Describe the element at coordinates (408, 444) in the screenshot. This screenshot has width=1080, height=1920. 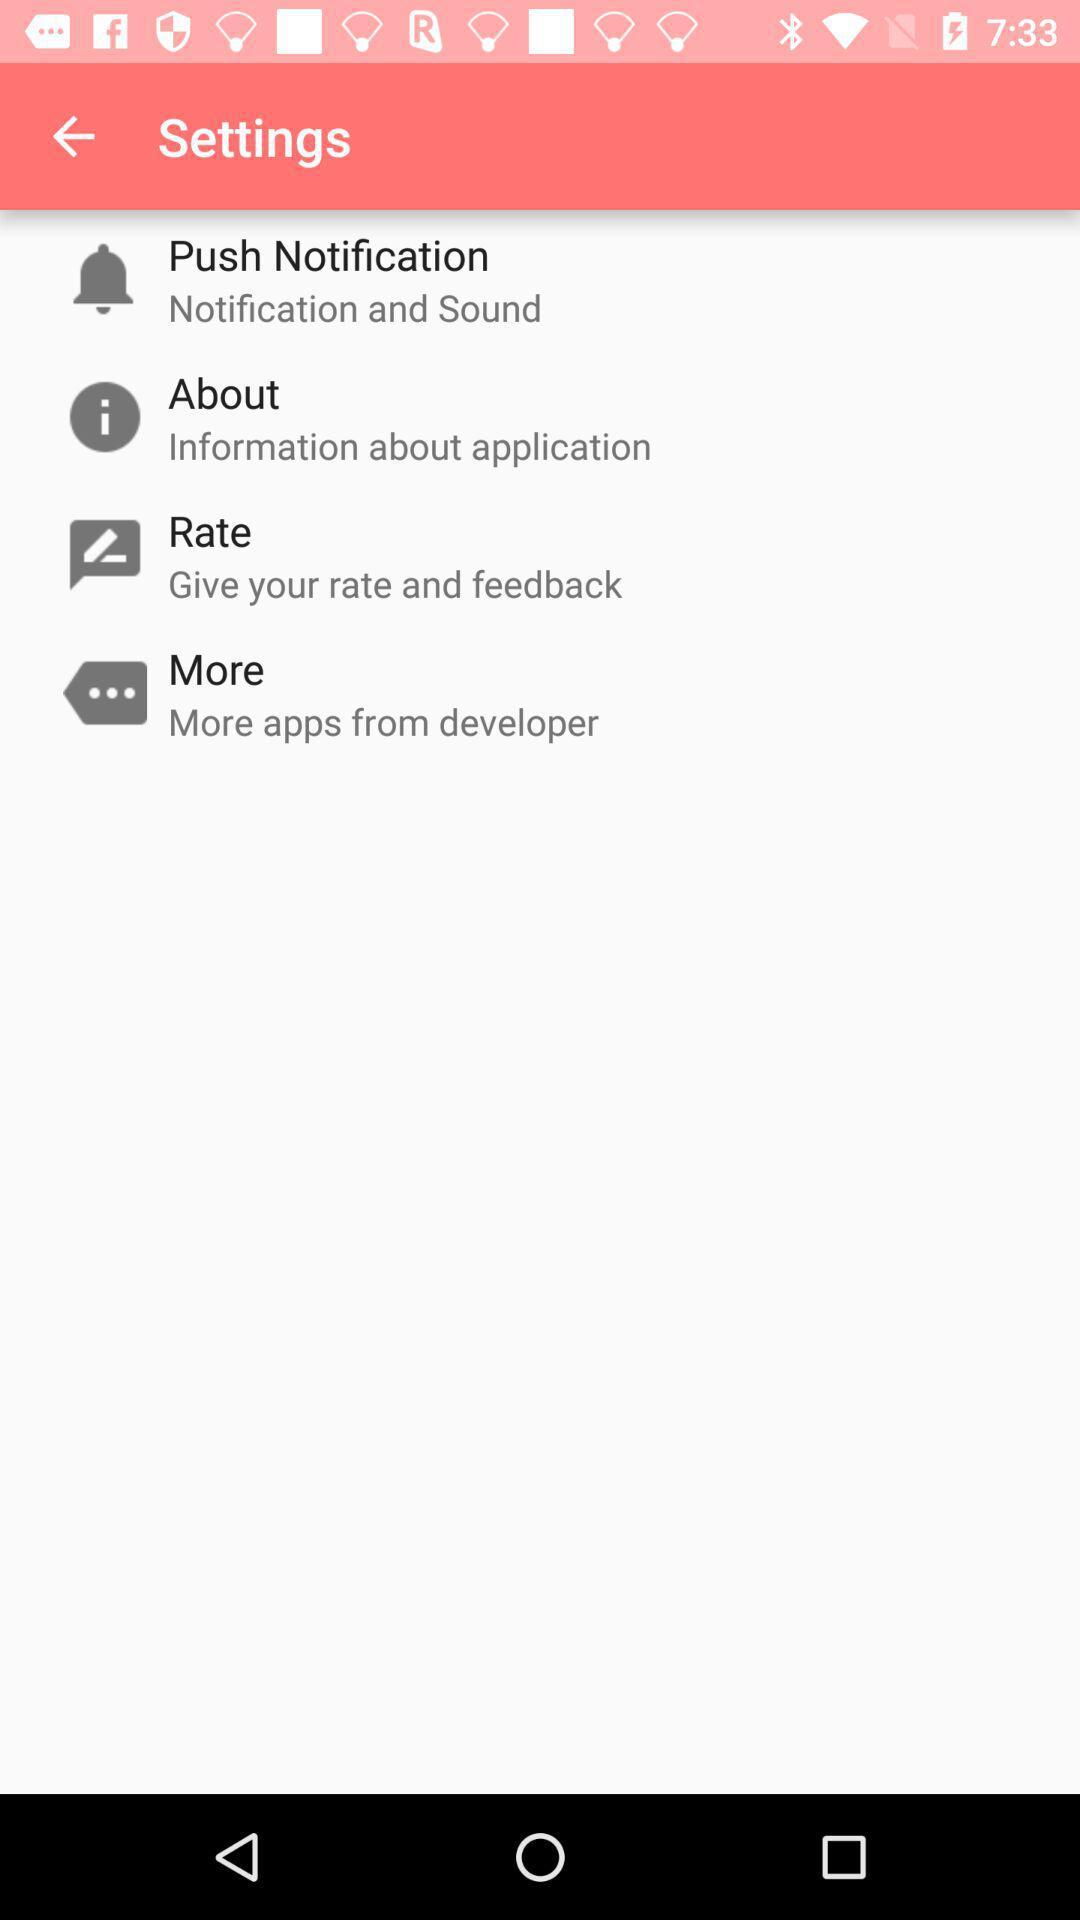
I see `item below about item` at that location.